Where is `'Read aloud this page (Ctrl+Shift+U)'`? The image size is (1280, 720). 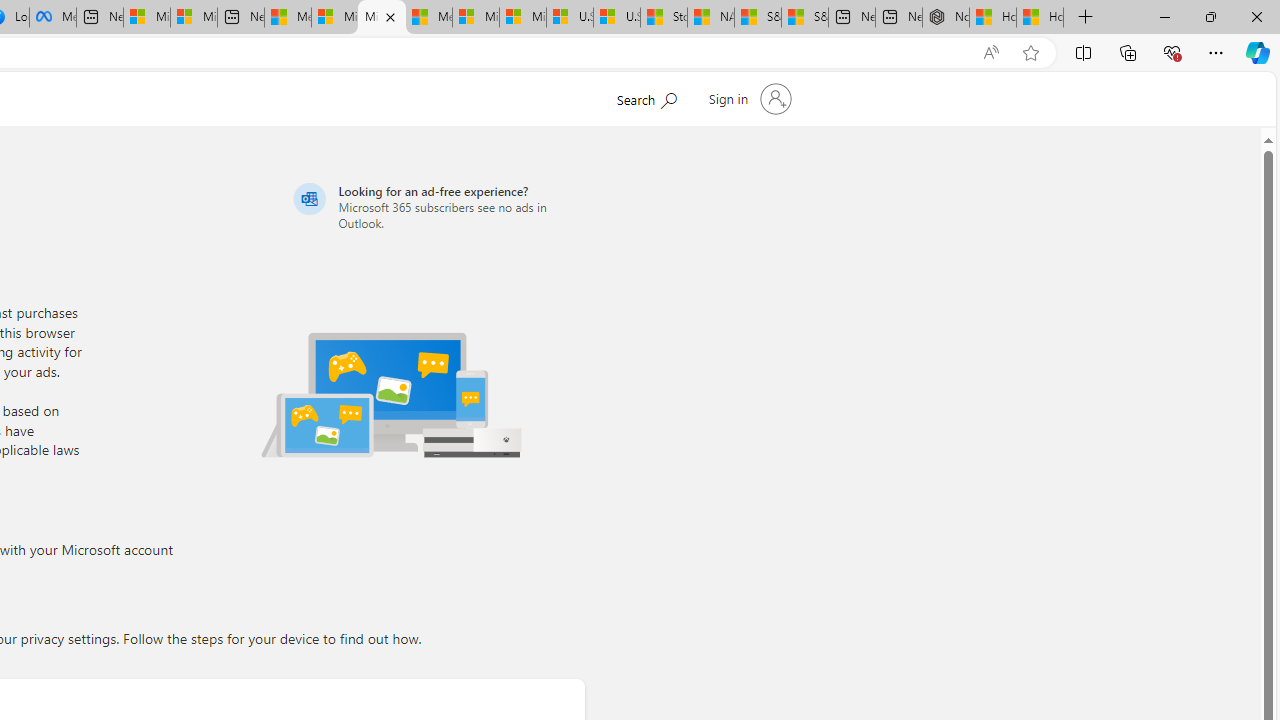
'Read aloud this page (Ctrl+Shift+U)' is located at coordinates (991, 52).